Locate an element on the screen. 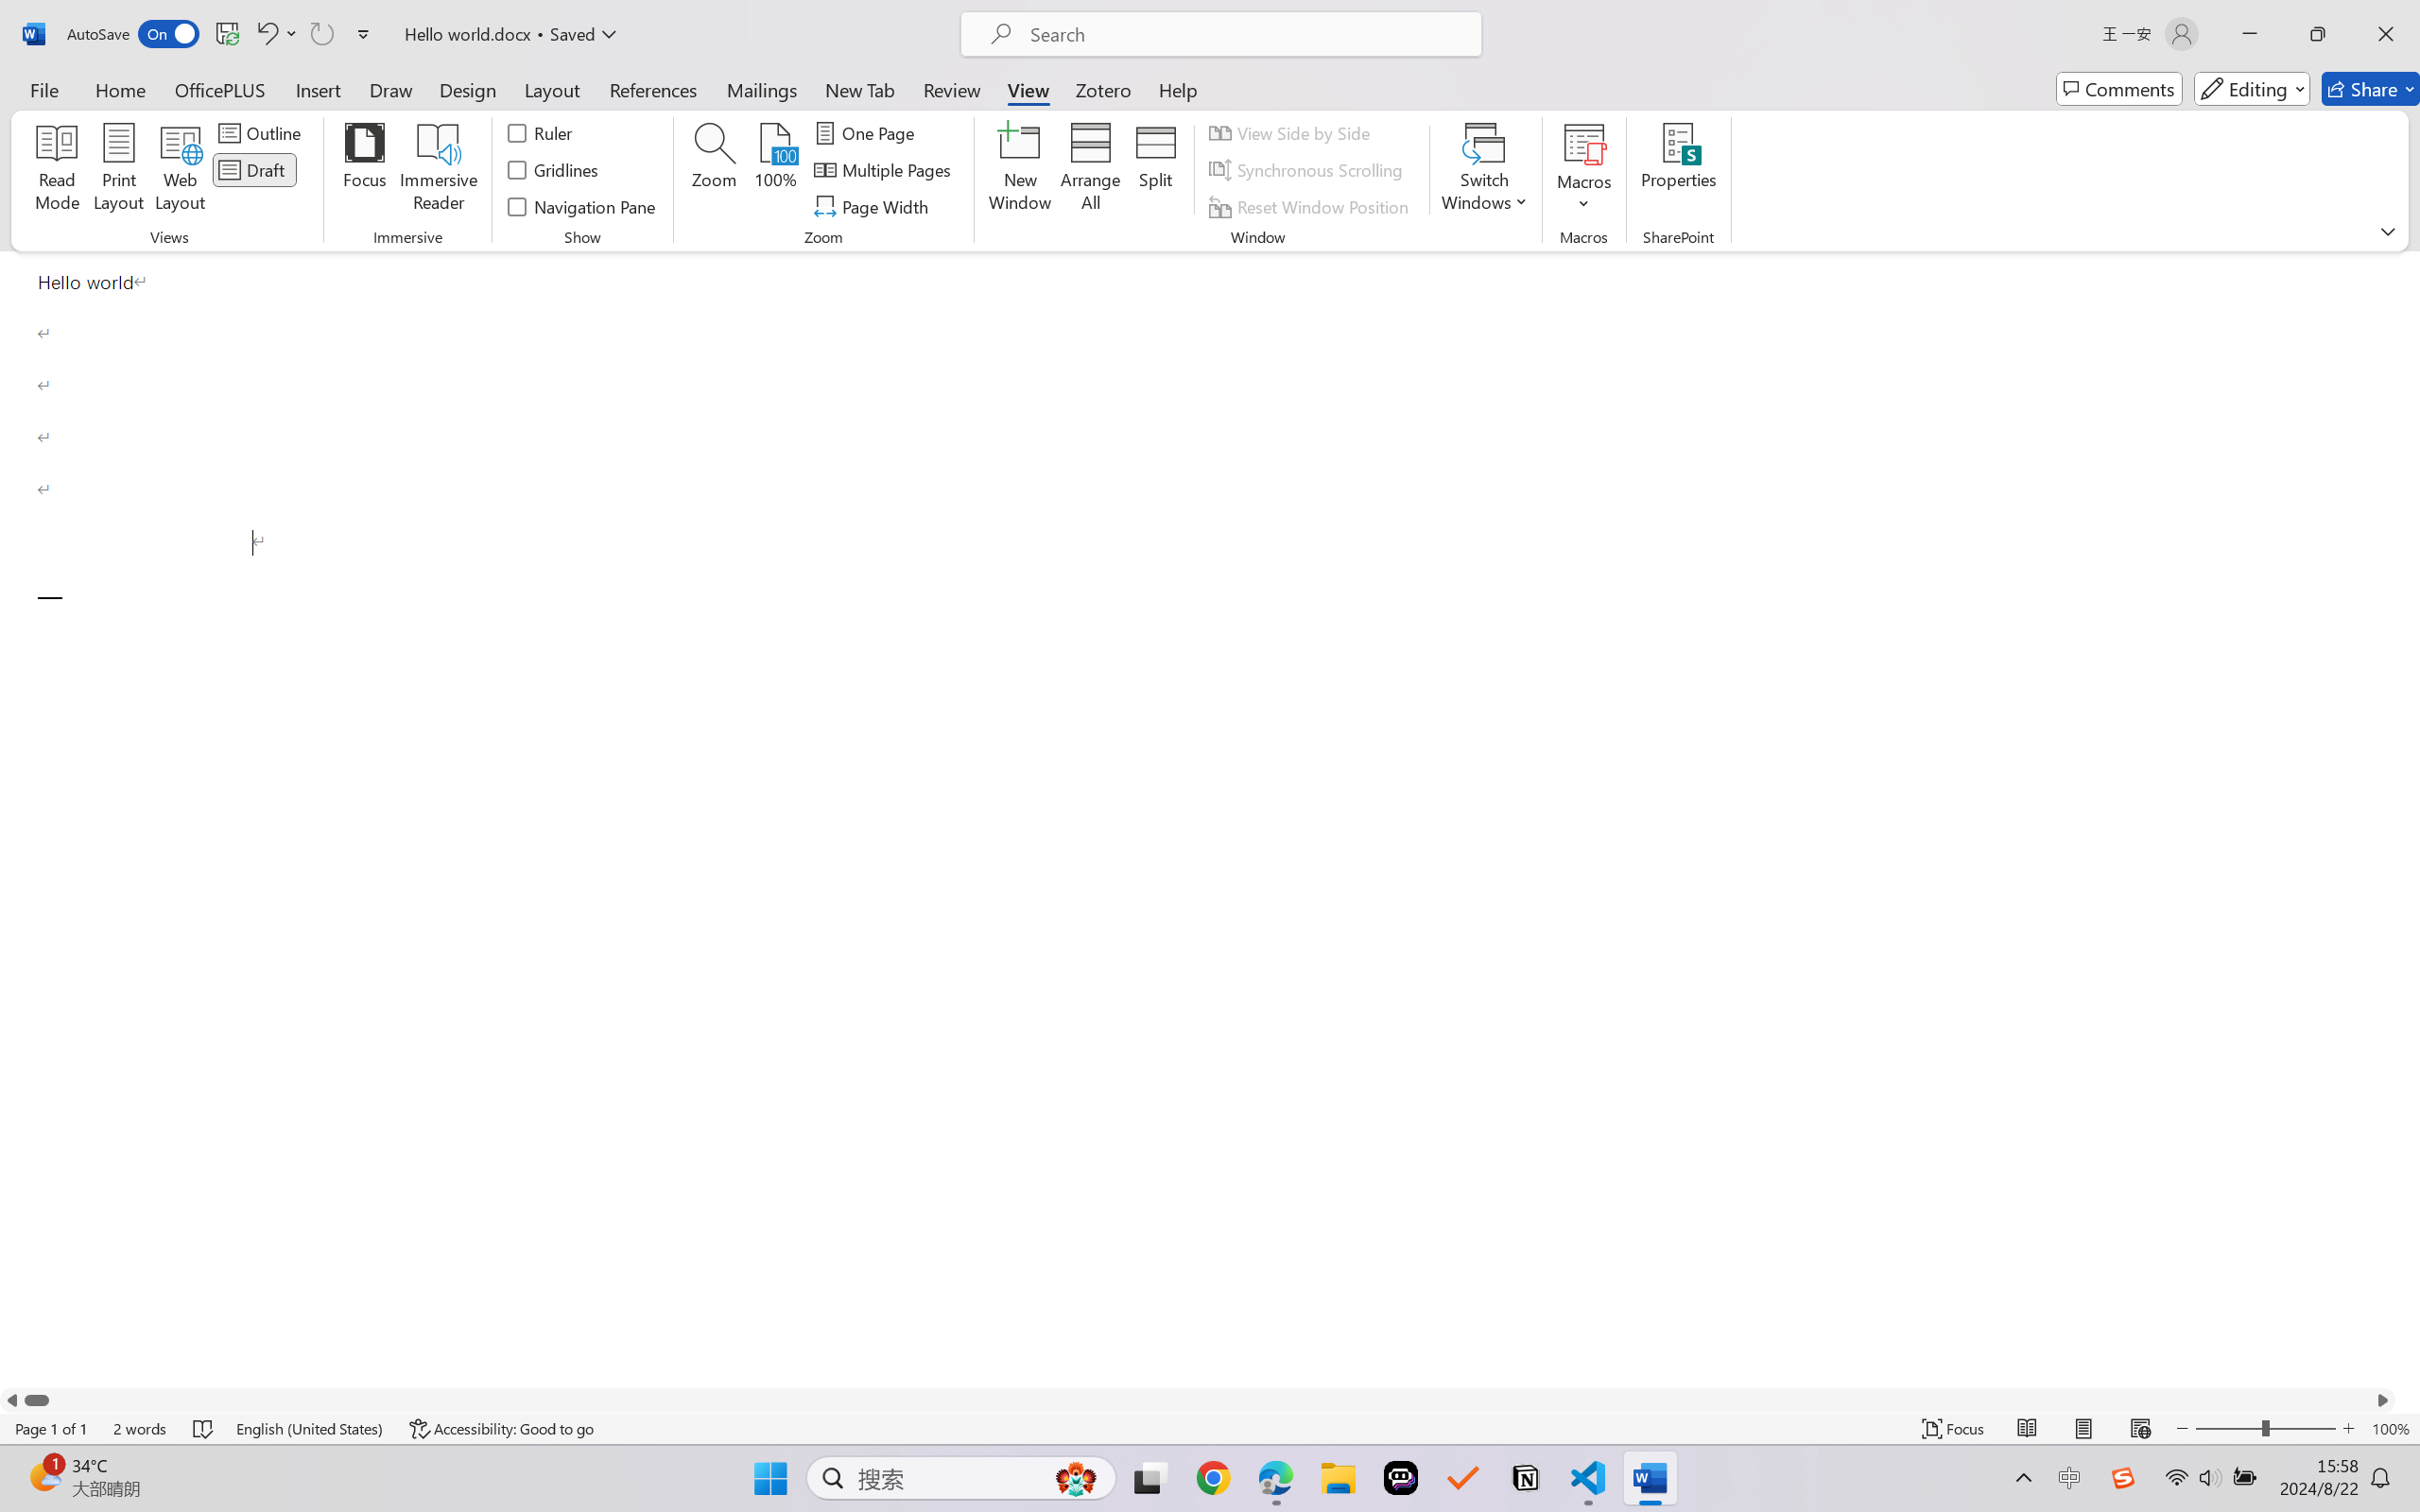  'Immersive Reader' is located at coordinates (438, 170).